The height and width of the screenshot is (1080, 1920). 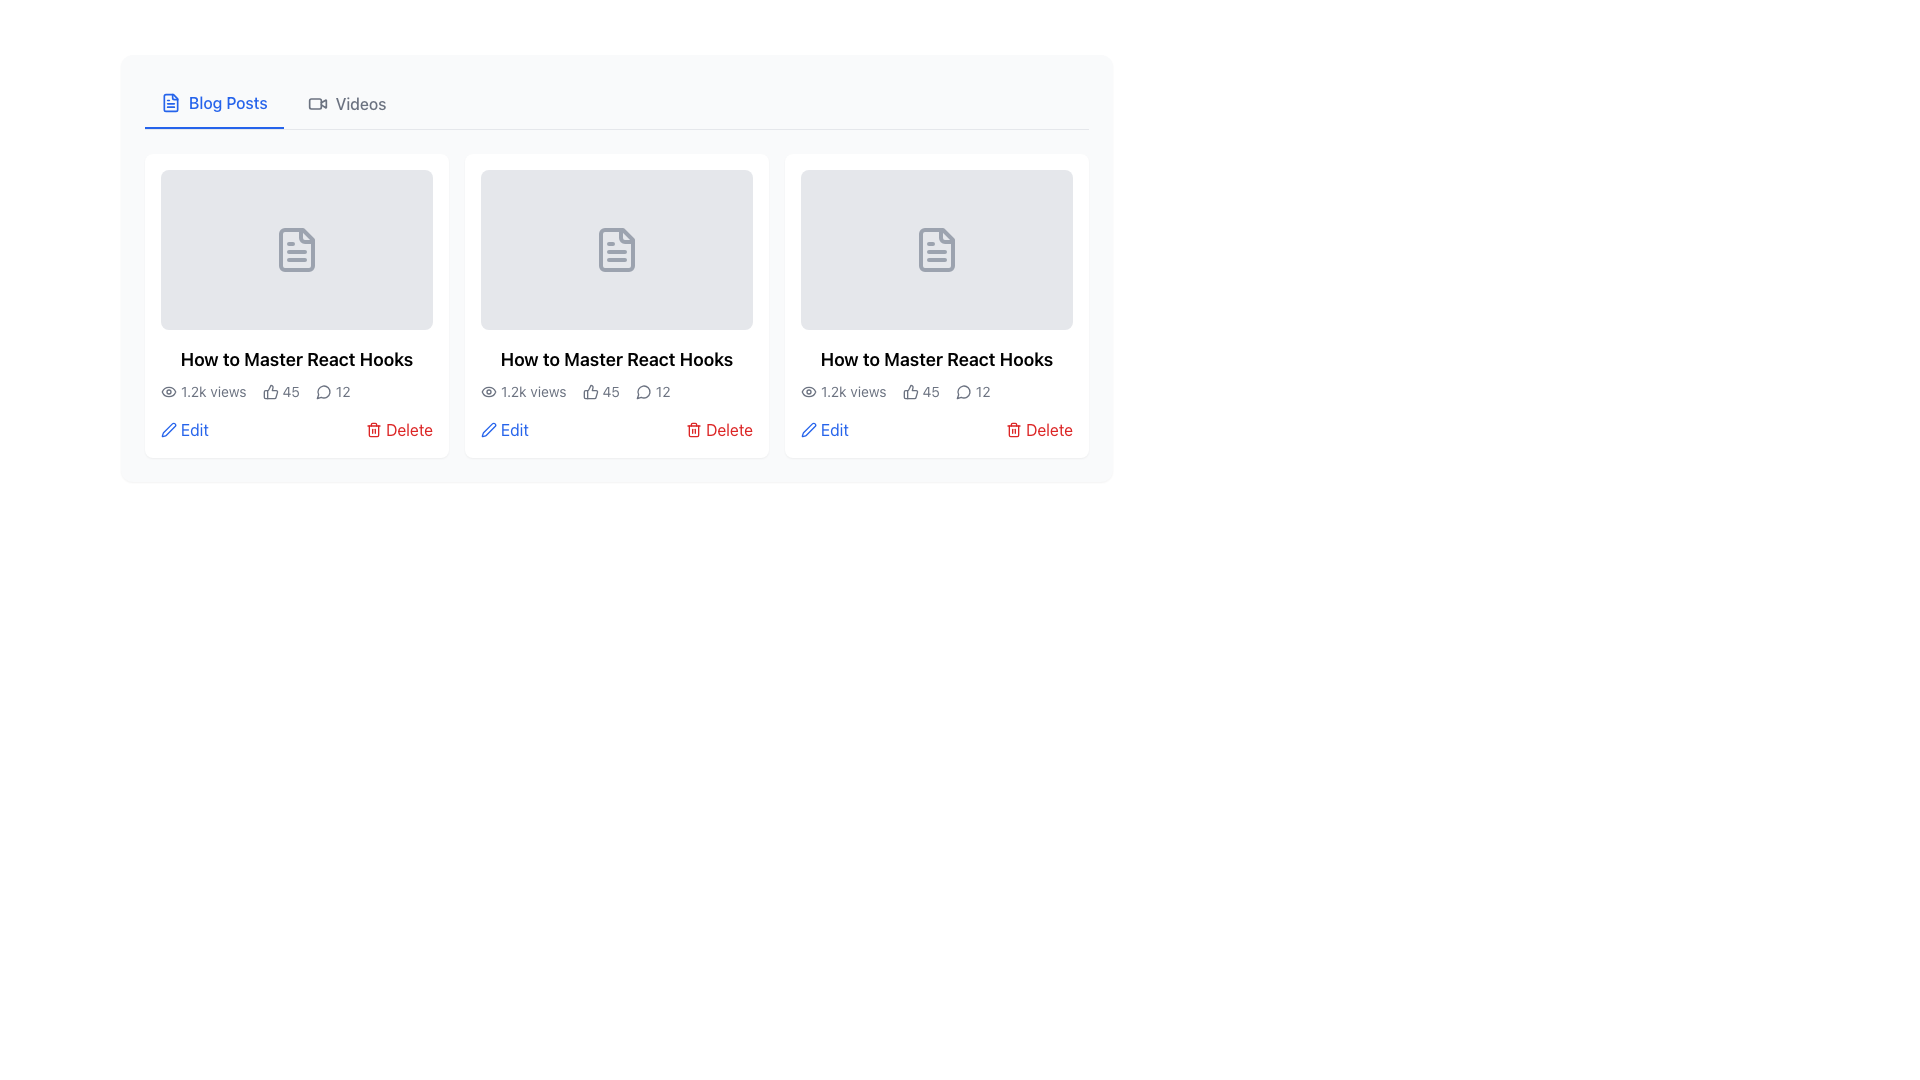 I want to click on the decorative document icon located at the top of the first card under the 'Blog Posts' section, above the 'How to Master React Hooks' heading, so click(x=296, y=249).